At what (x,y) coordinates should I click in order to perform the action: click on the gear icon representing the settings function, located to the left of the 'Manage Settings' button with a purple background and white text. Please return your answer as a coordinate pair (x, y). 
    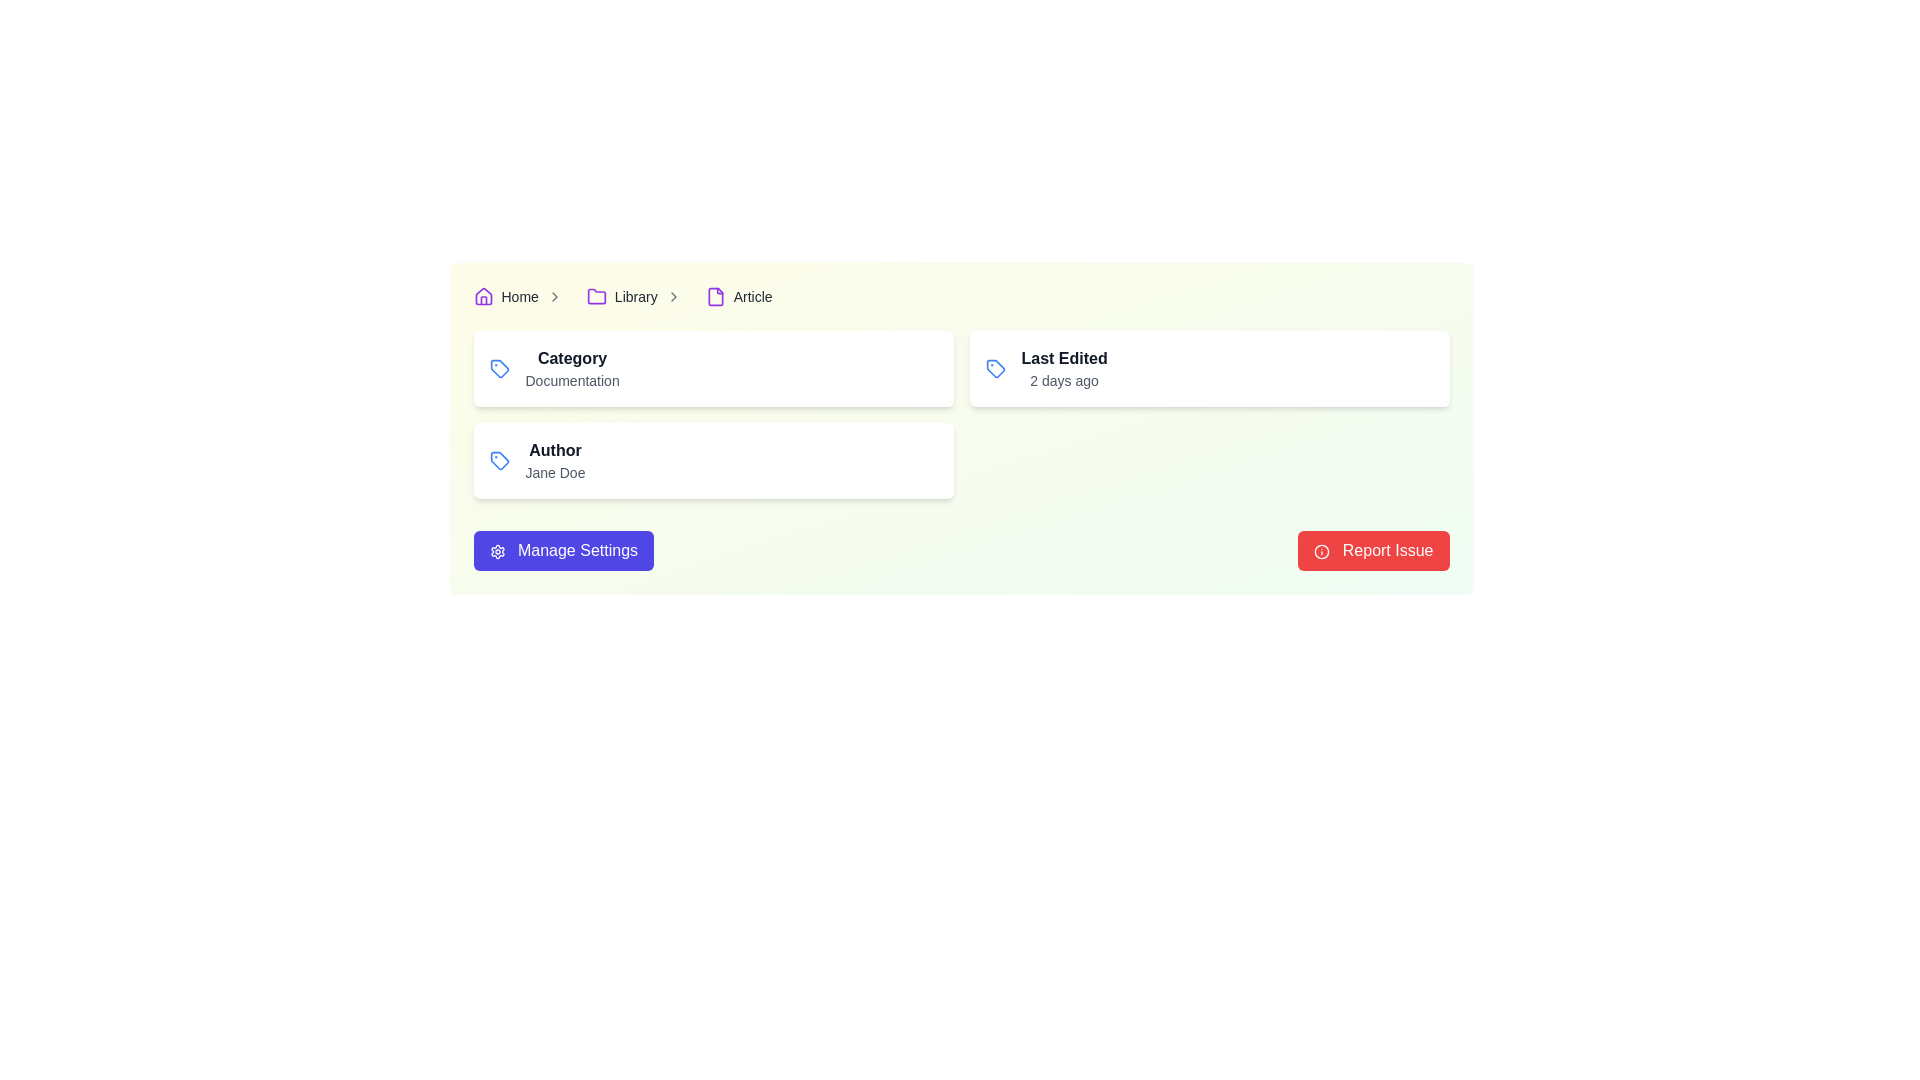
    Looking at the image, I should click on (497, 551).